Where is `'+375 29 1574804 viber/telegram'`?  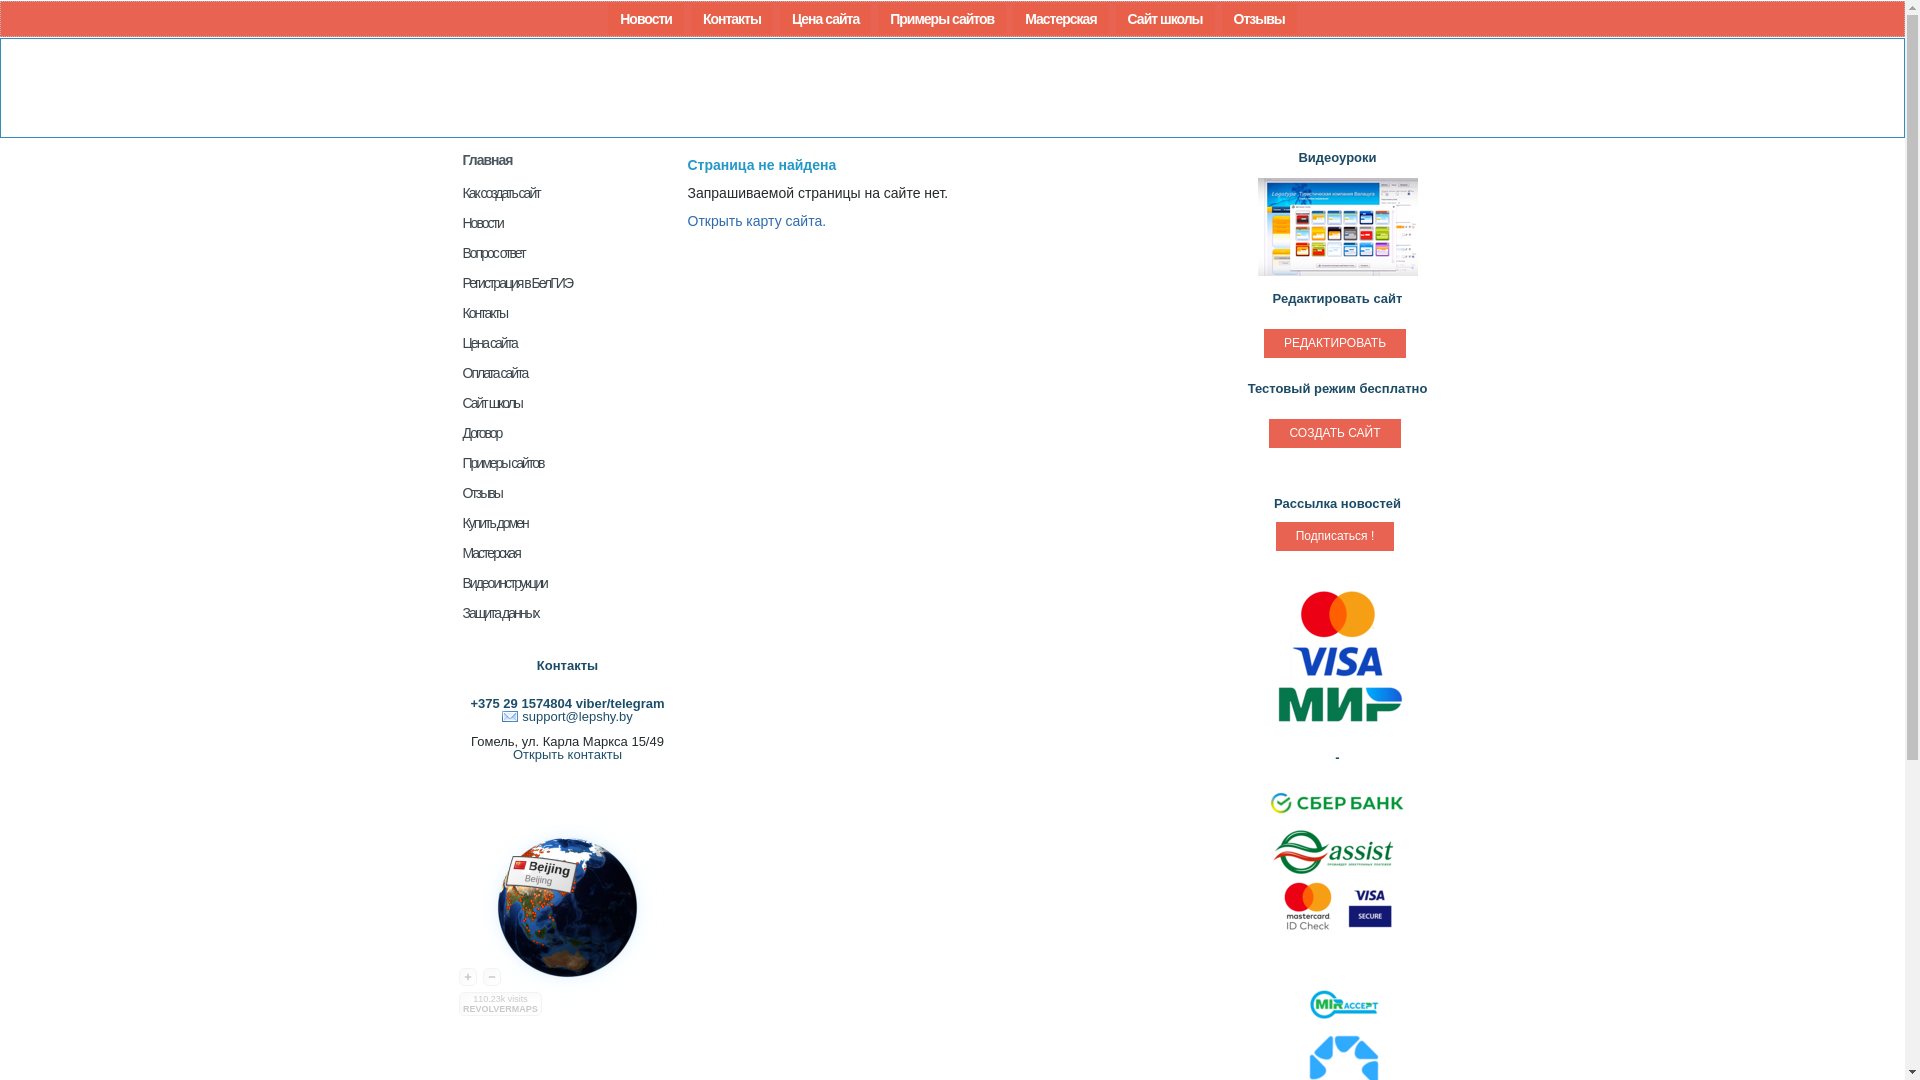
'+375 29 1574804 viber/telegram' is located at coordinates (565, 702).